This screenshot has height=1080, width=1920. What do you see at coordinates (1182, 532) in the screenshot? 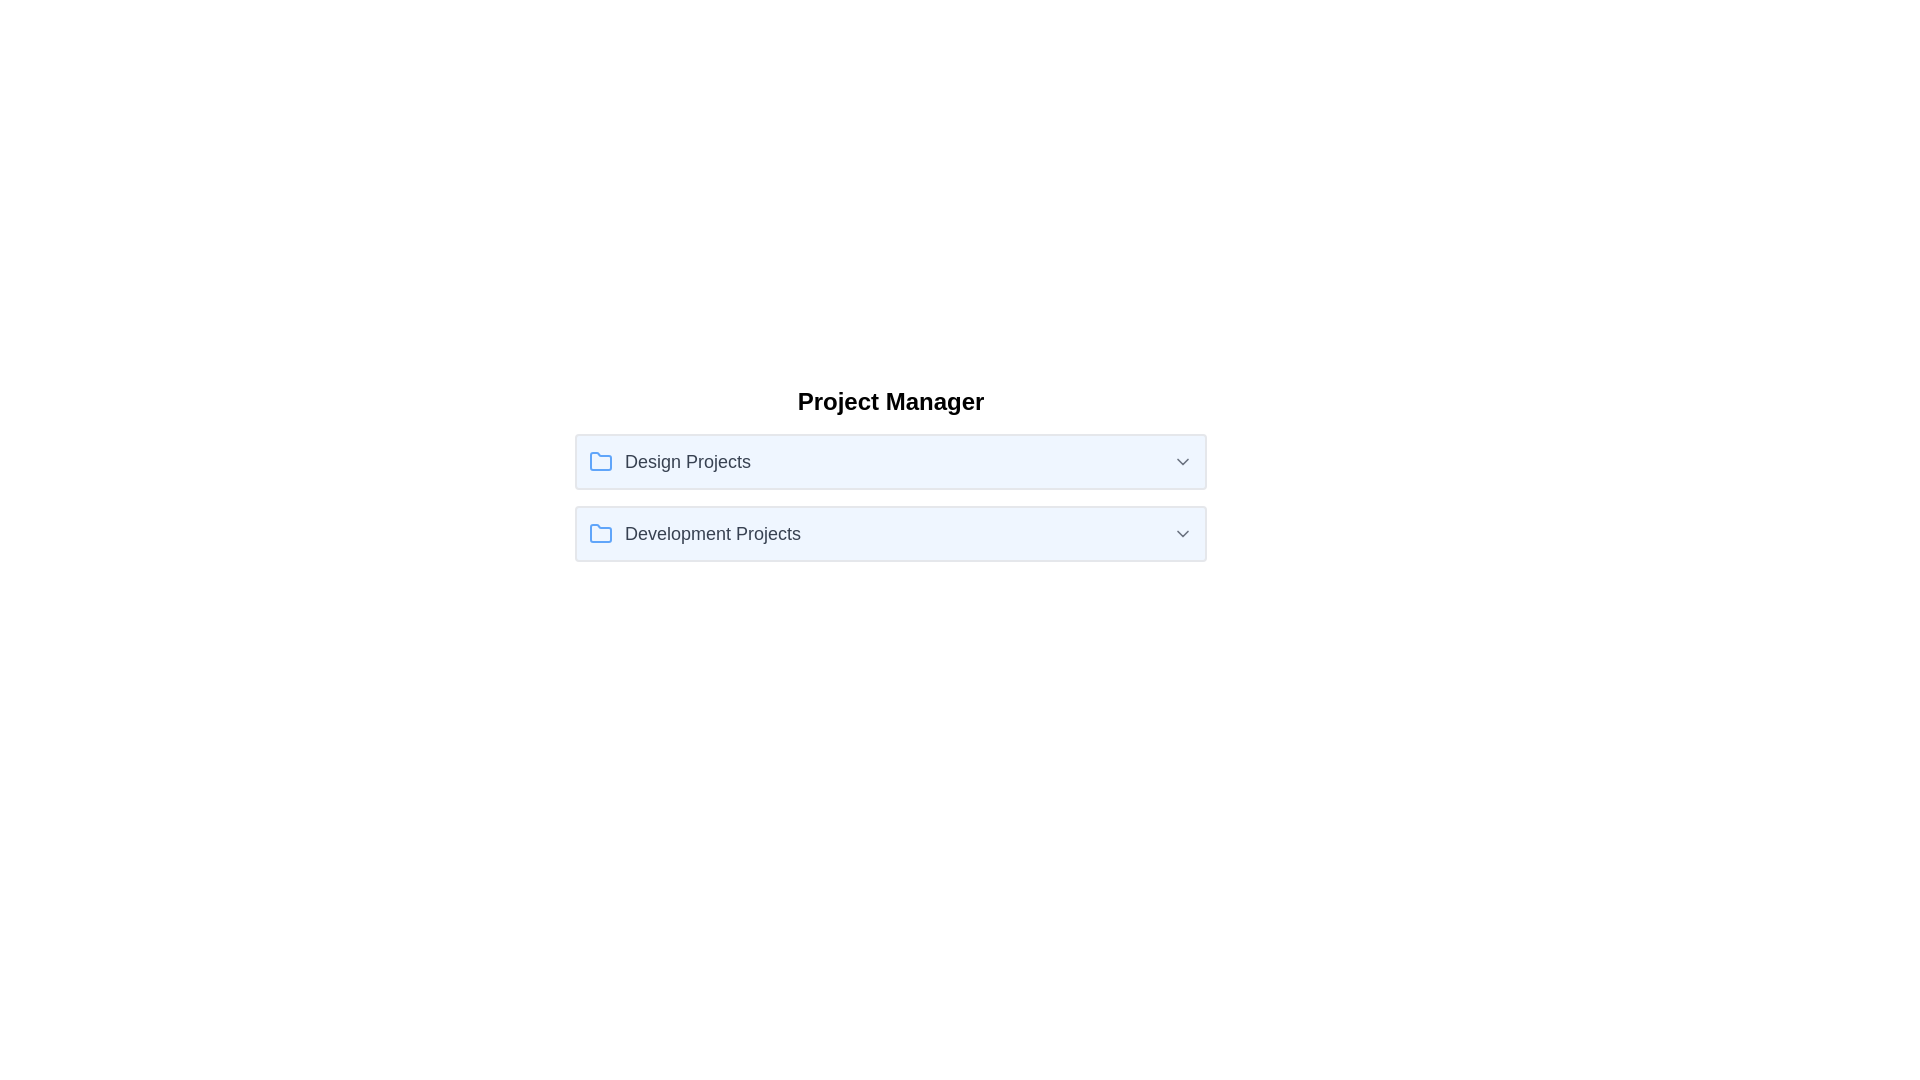
I see `the downward-facing chevron icon with a thin, rounded border stroke that is light gray, located on the far right of the 'Development Projects' row` at bounding box center [1182, 532].